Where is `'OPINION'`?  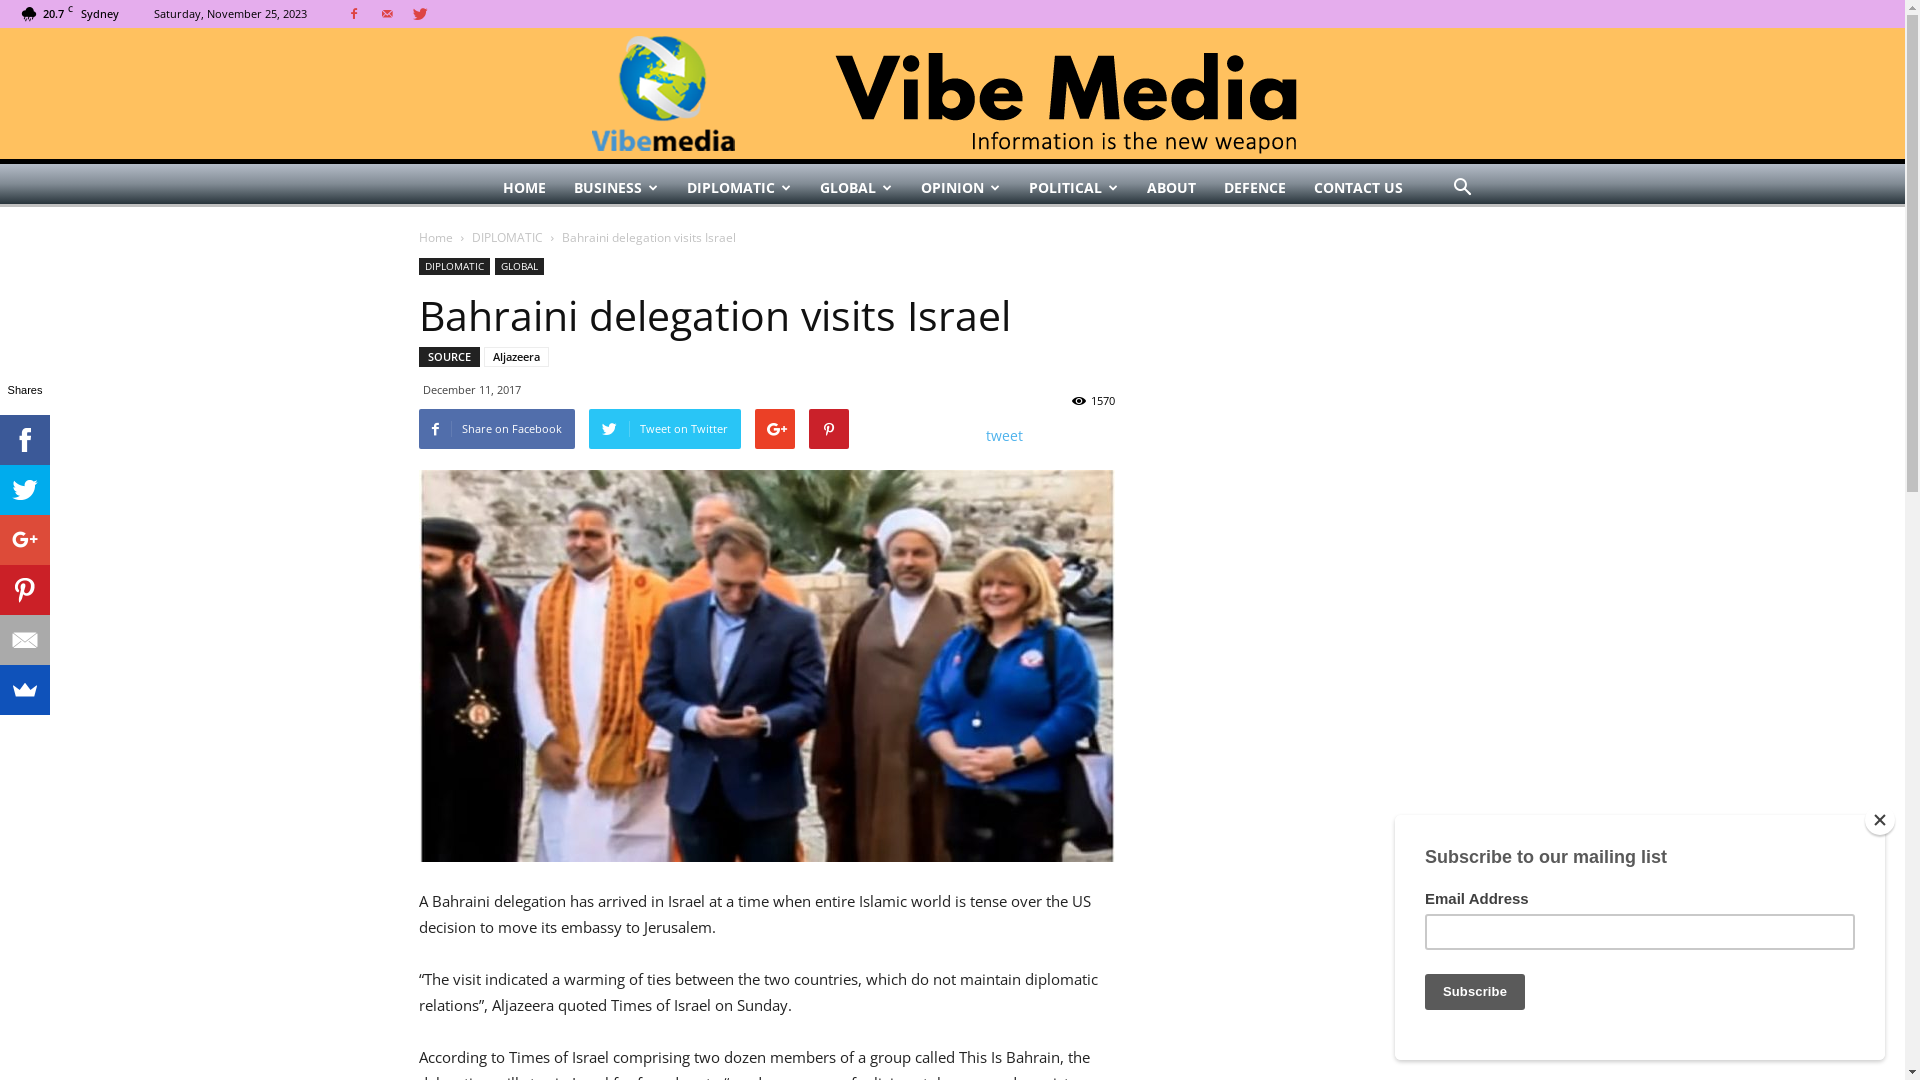
'OPINION' is located at coordinates (960, 188).